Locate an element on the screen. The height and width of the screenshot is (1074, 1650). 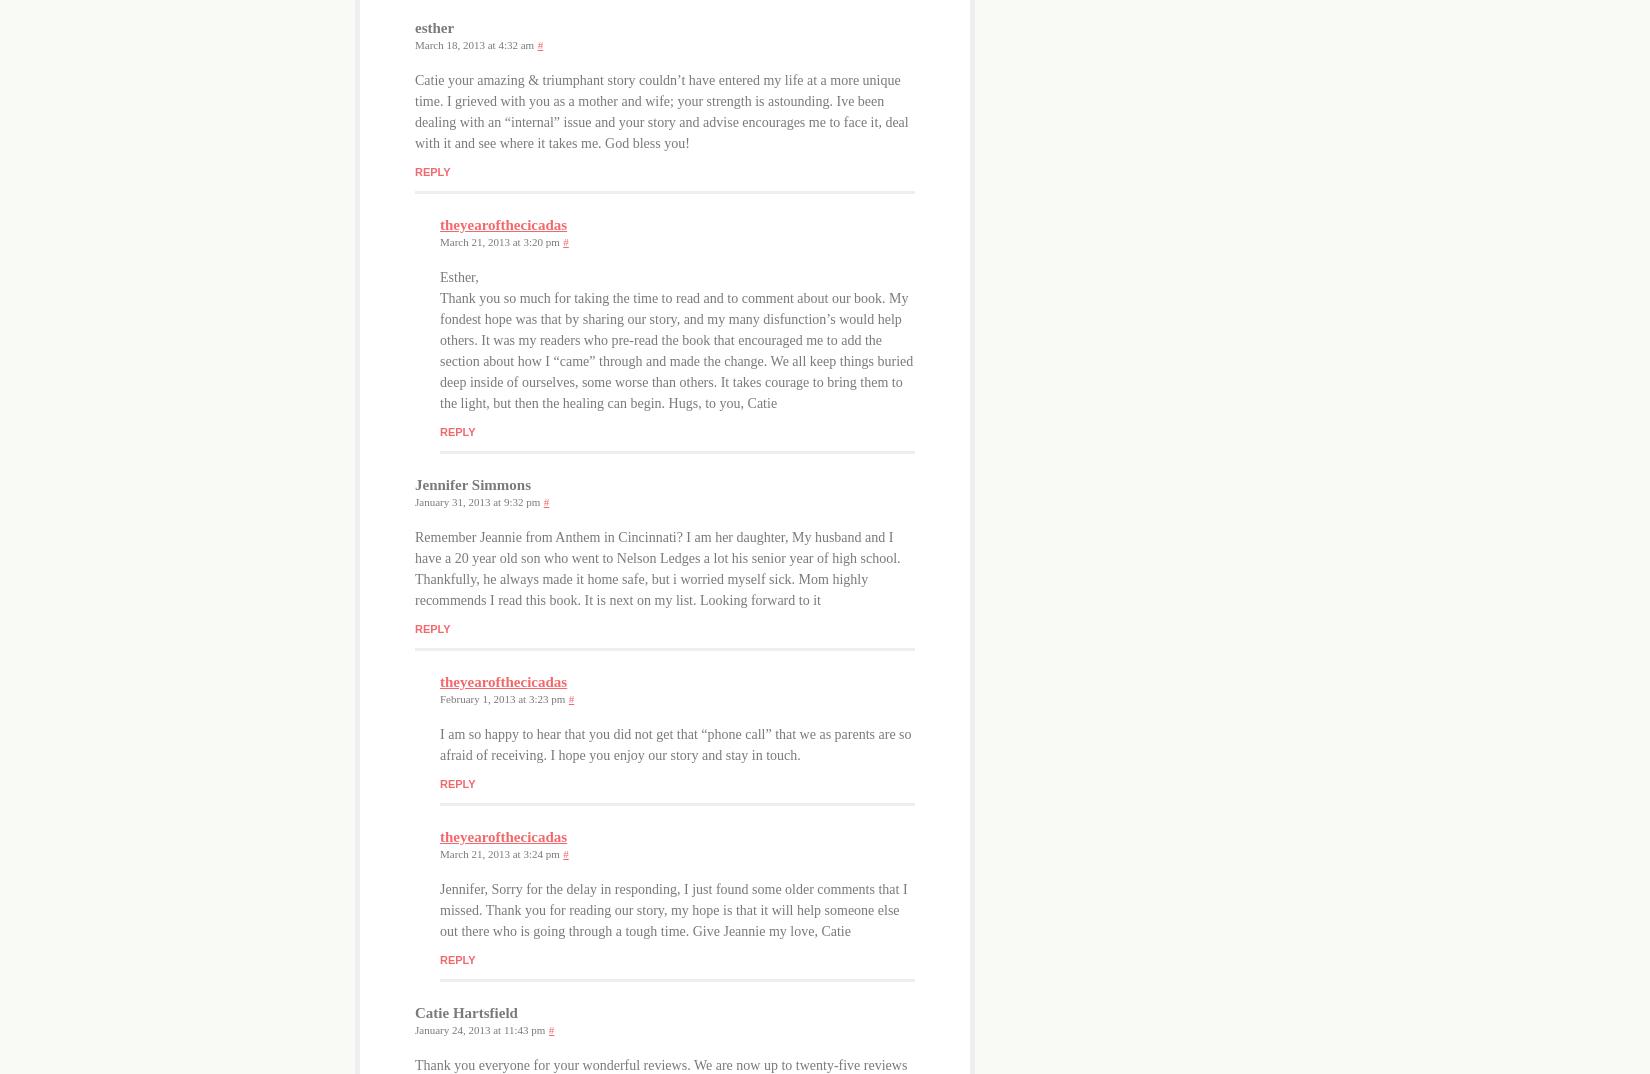
'March 18, 2013 at 4:32 am' is located at coordinates (473, 44).